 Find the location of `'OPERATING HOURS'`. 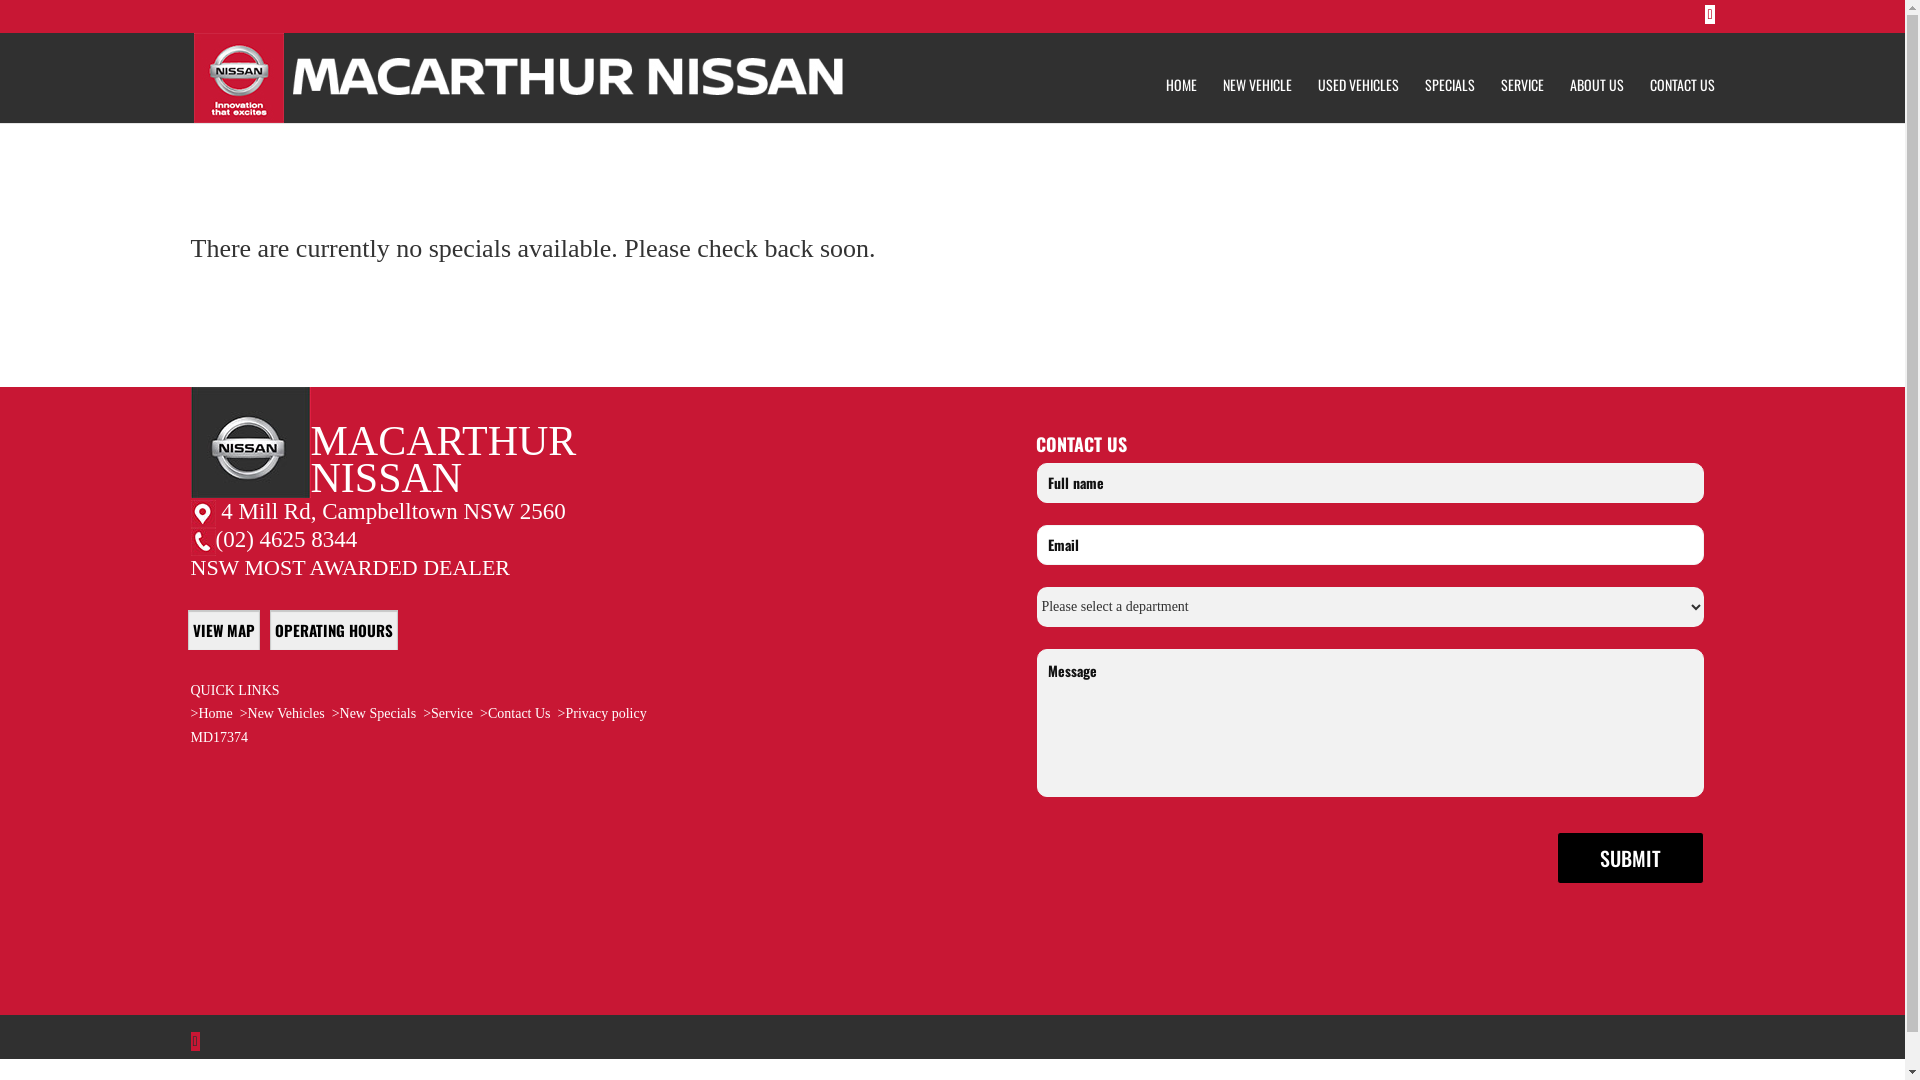

'OPERATING HOURS' is located at coordinates (268, 628).